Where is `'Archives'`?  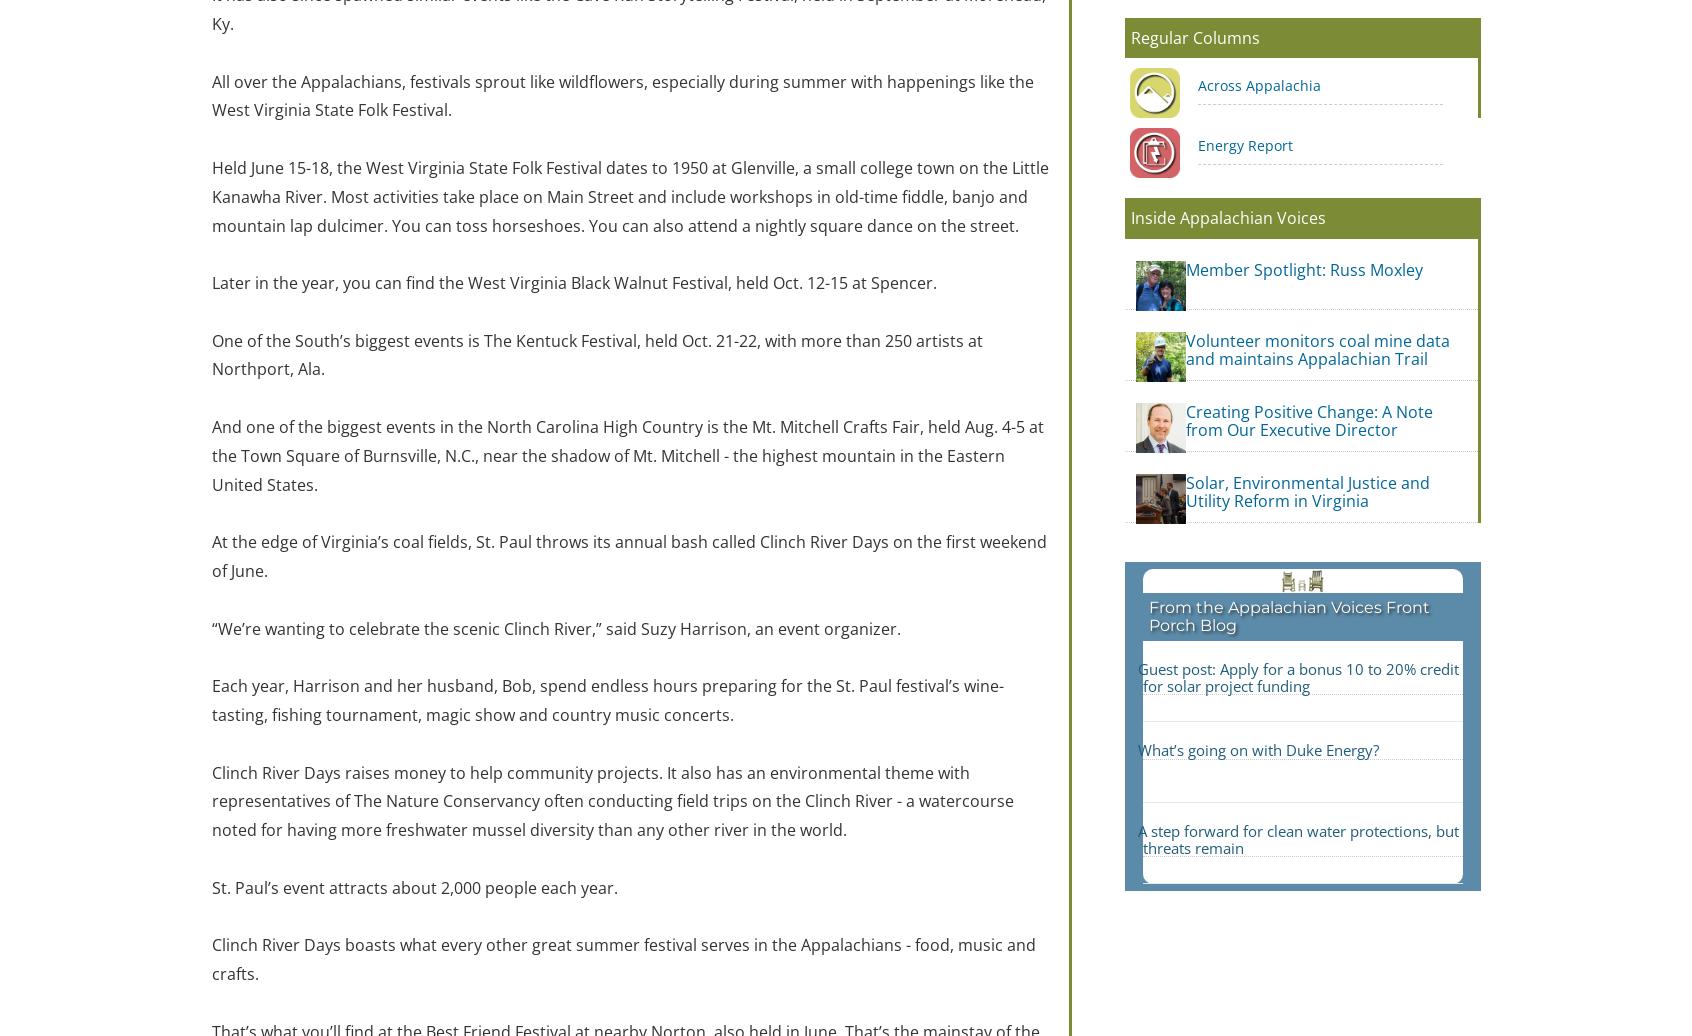
'Archives' is located at coordinates (884, 623).